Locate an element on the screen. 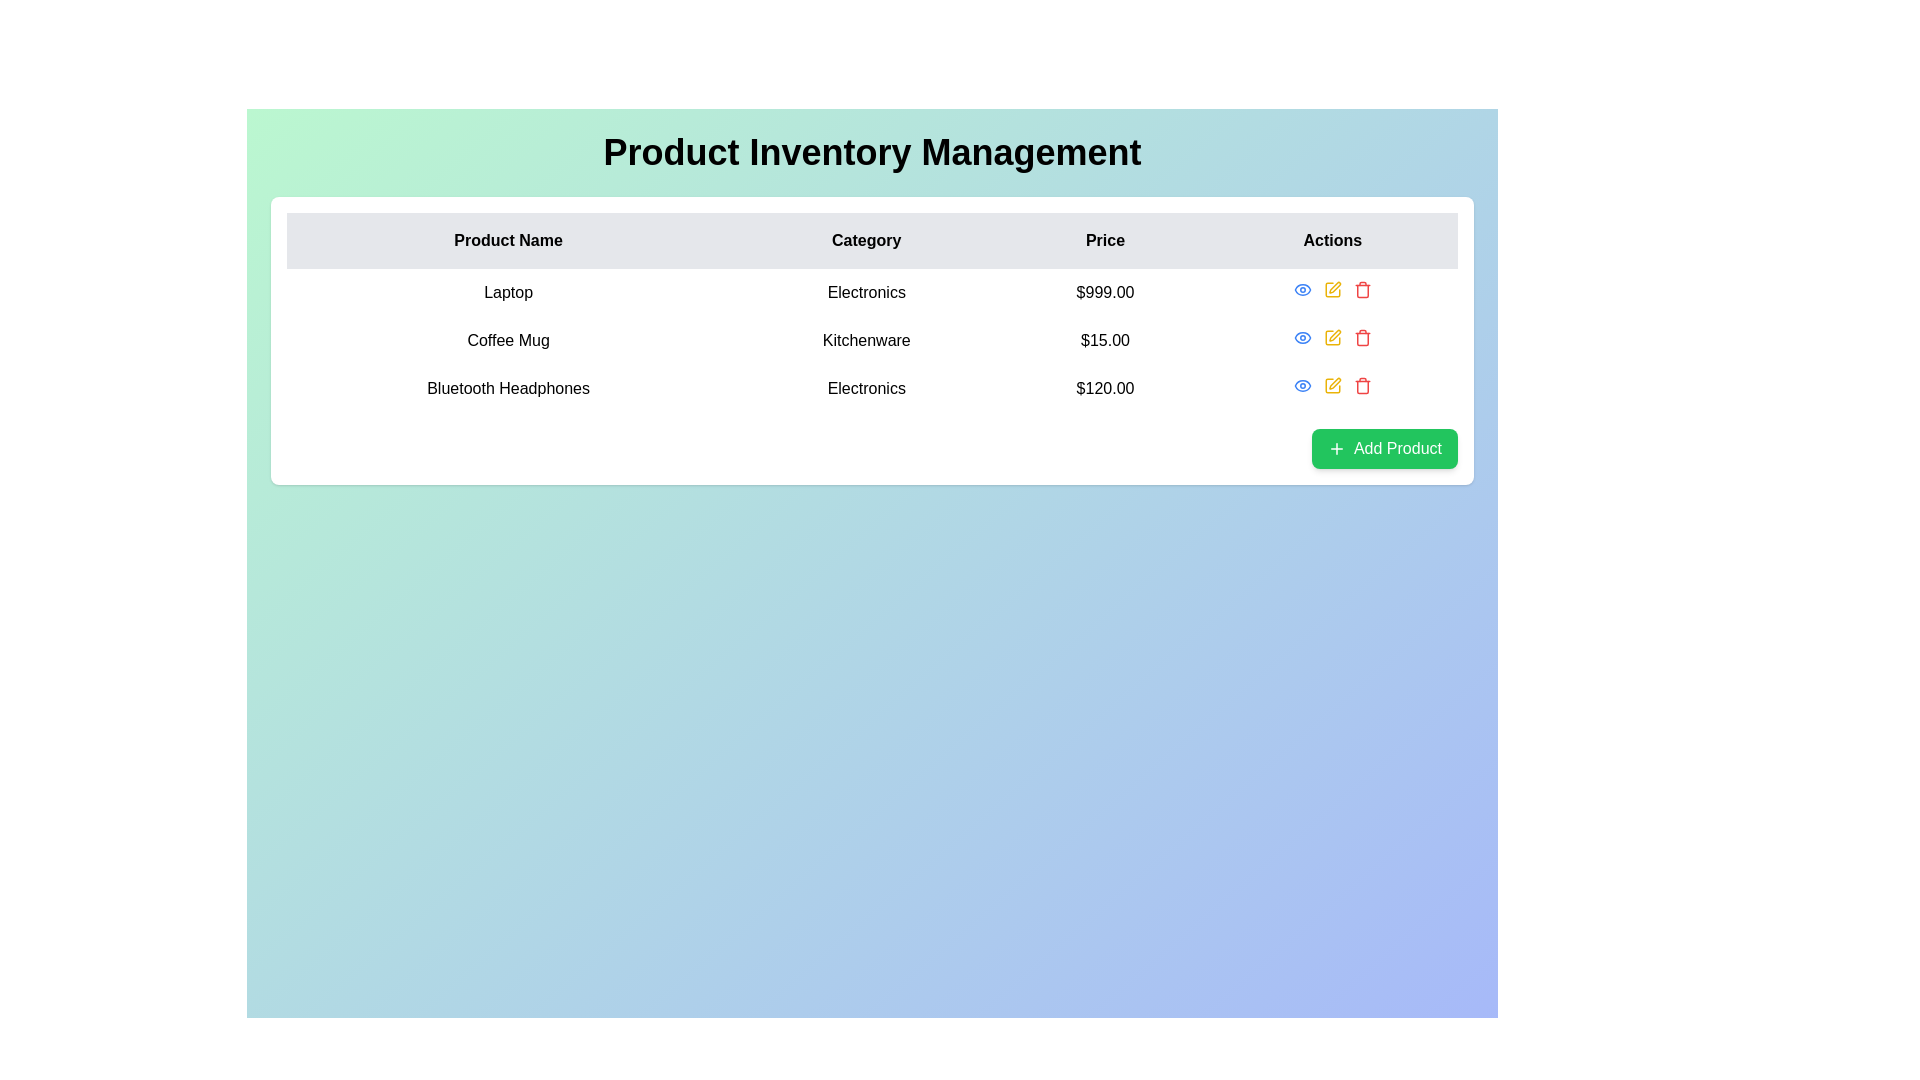 This screenshot has width=1920, height=1080. the blue eye icon in the 'Actions' column of the second row to observe the hover effect is located at coordinates (1302, 337).